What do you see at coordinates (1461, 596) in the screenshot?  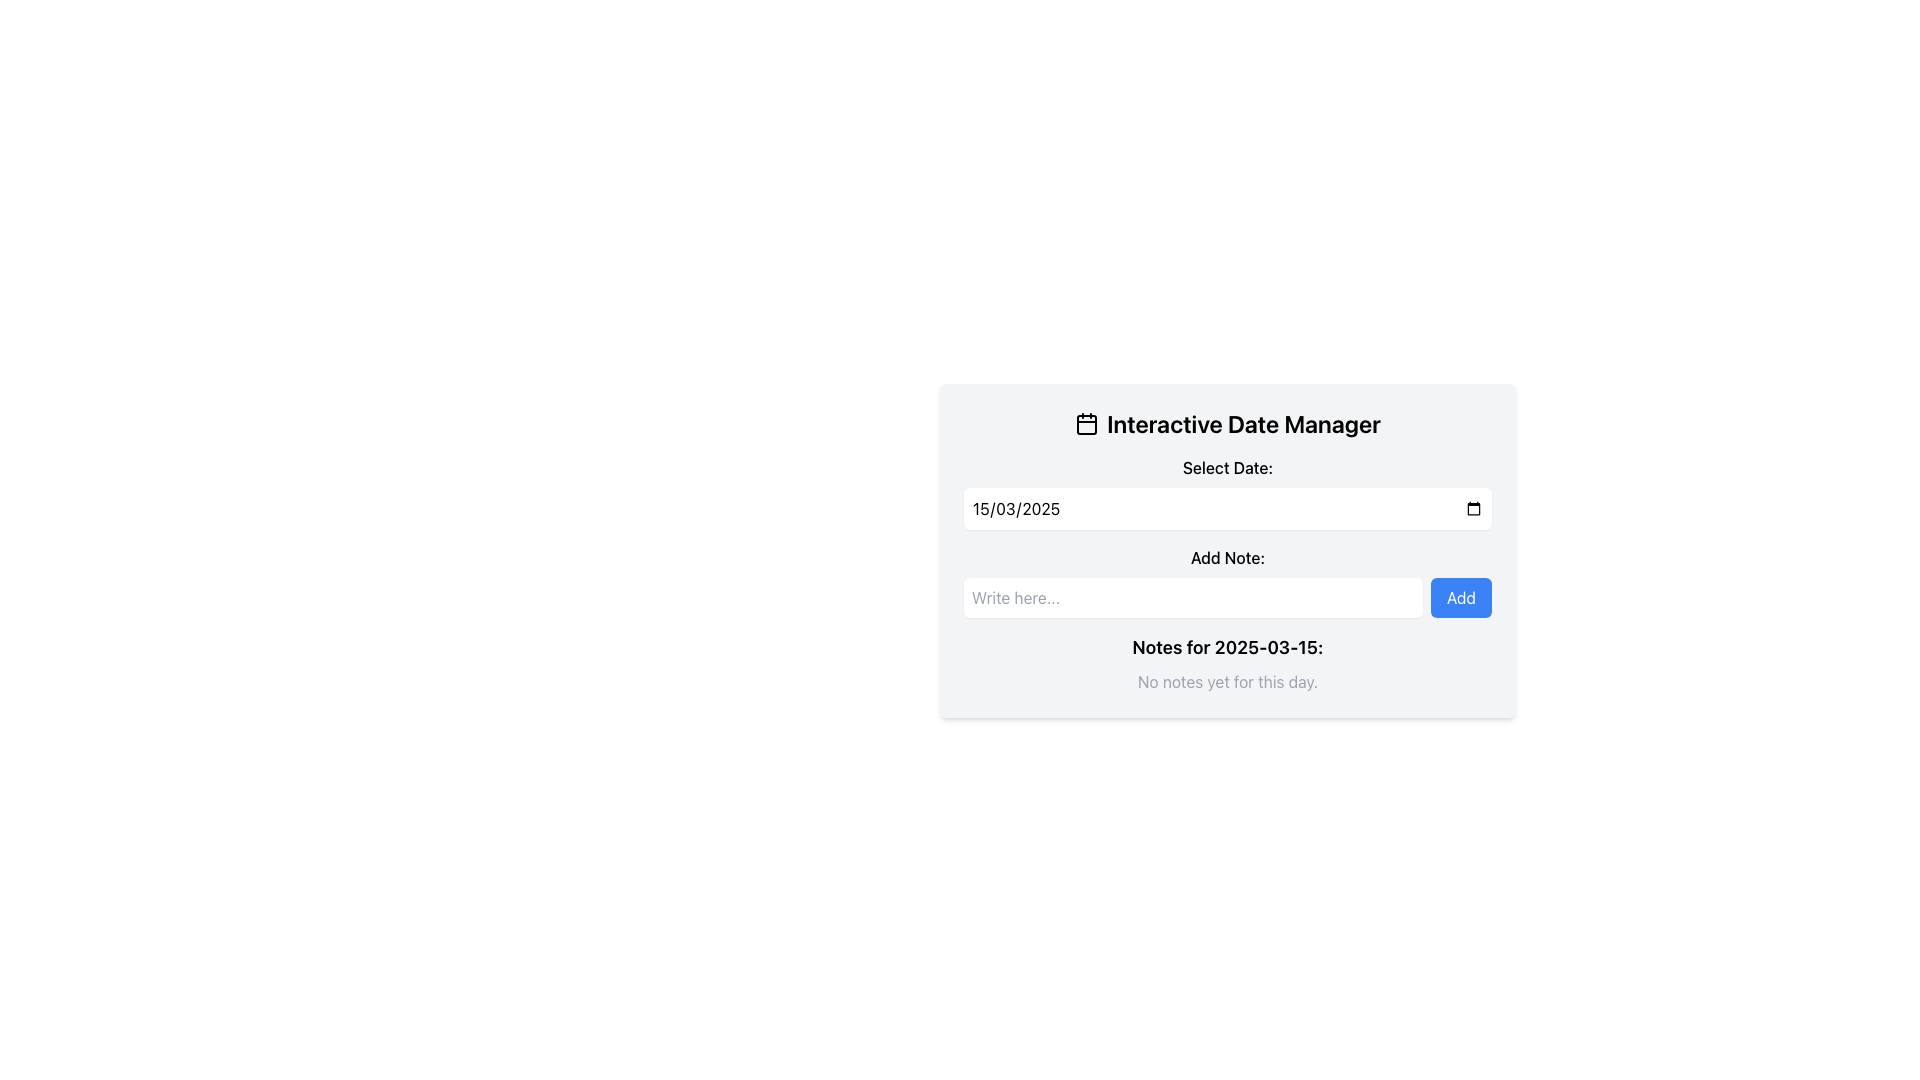 I see `the submit button located to the right of the 'Write here...' text input field in the 'Interactive Date Manager' module` at bounding box center [1461, 596].